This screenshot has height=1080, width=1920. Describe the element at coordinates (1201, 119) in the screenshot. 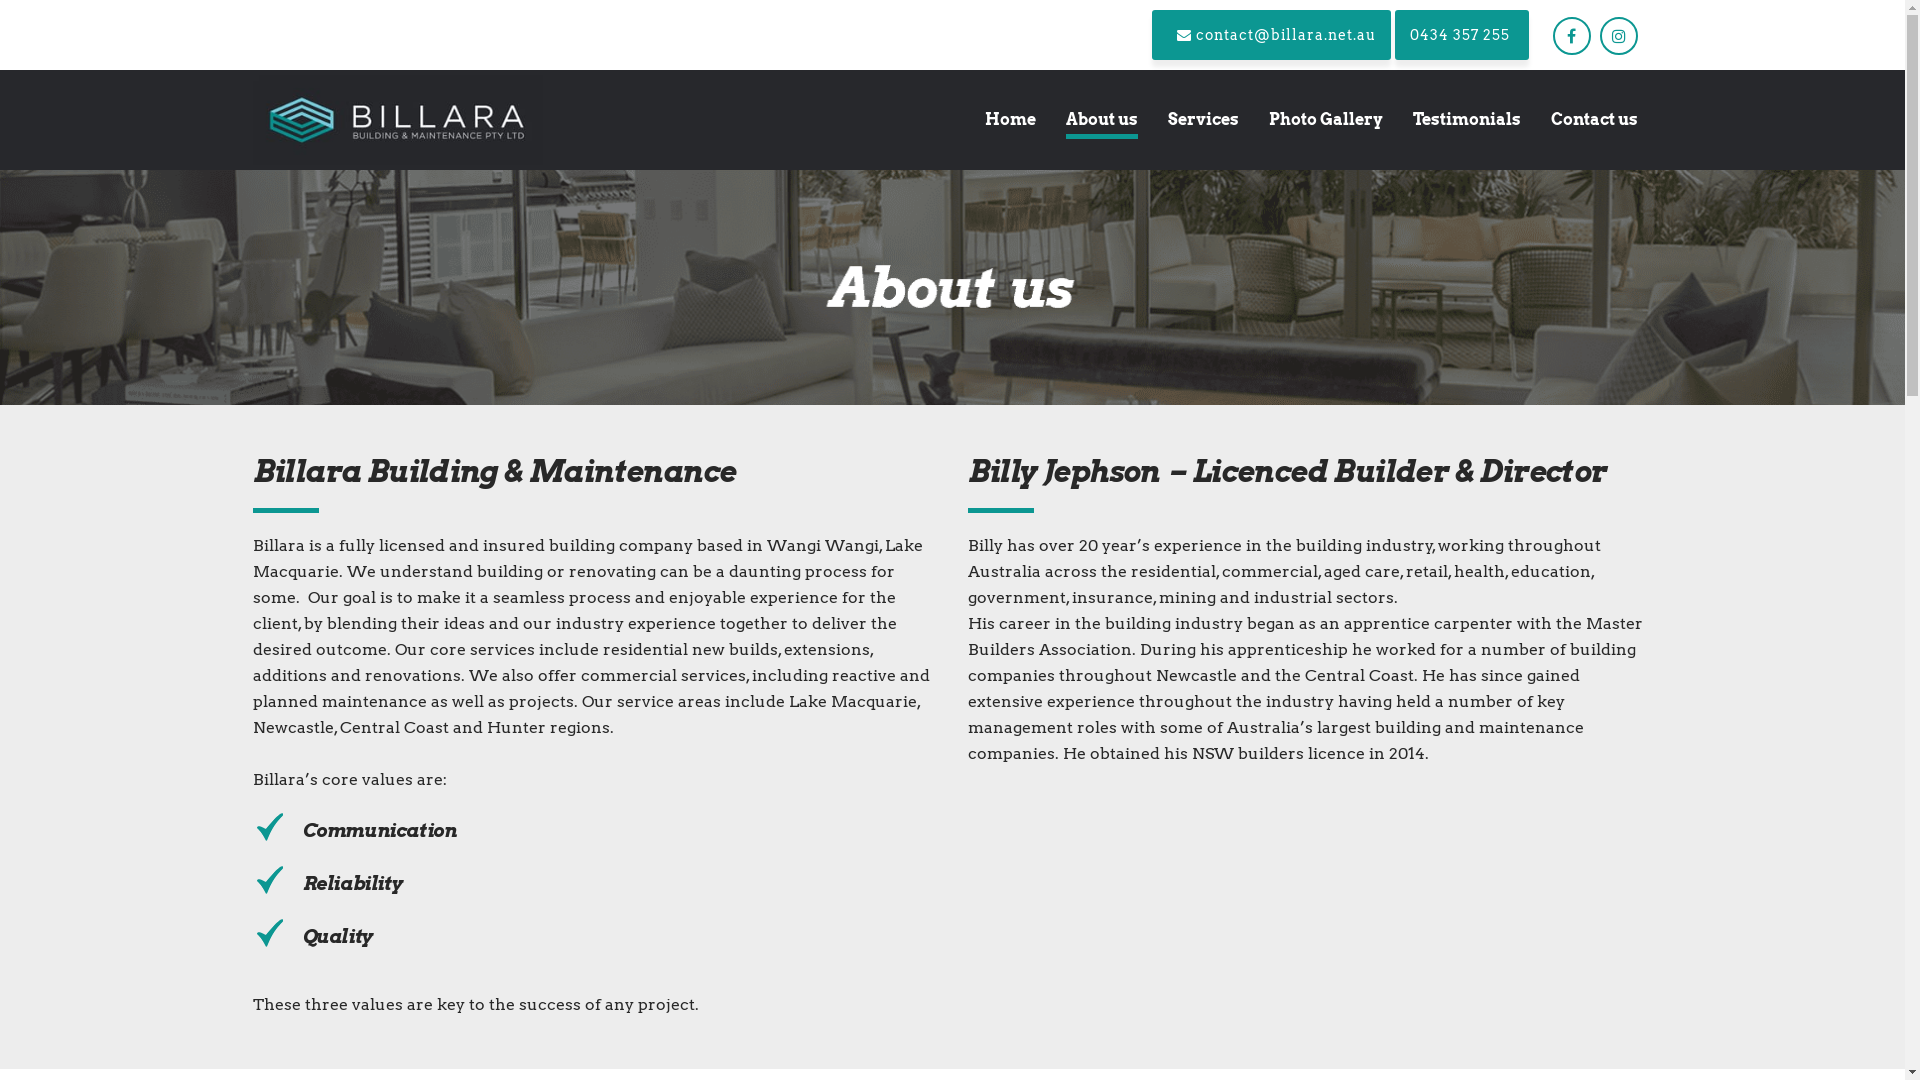

I see `'Services'` at that location.